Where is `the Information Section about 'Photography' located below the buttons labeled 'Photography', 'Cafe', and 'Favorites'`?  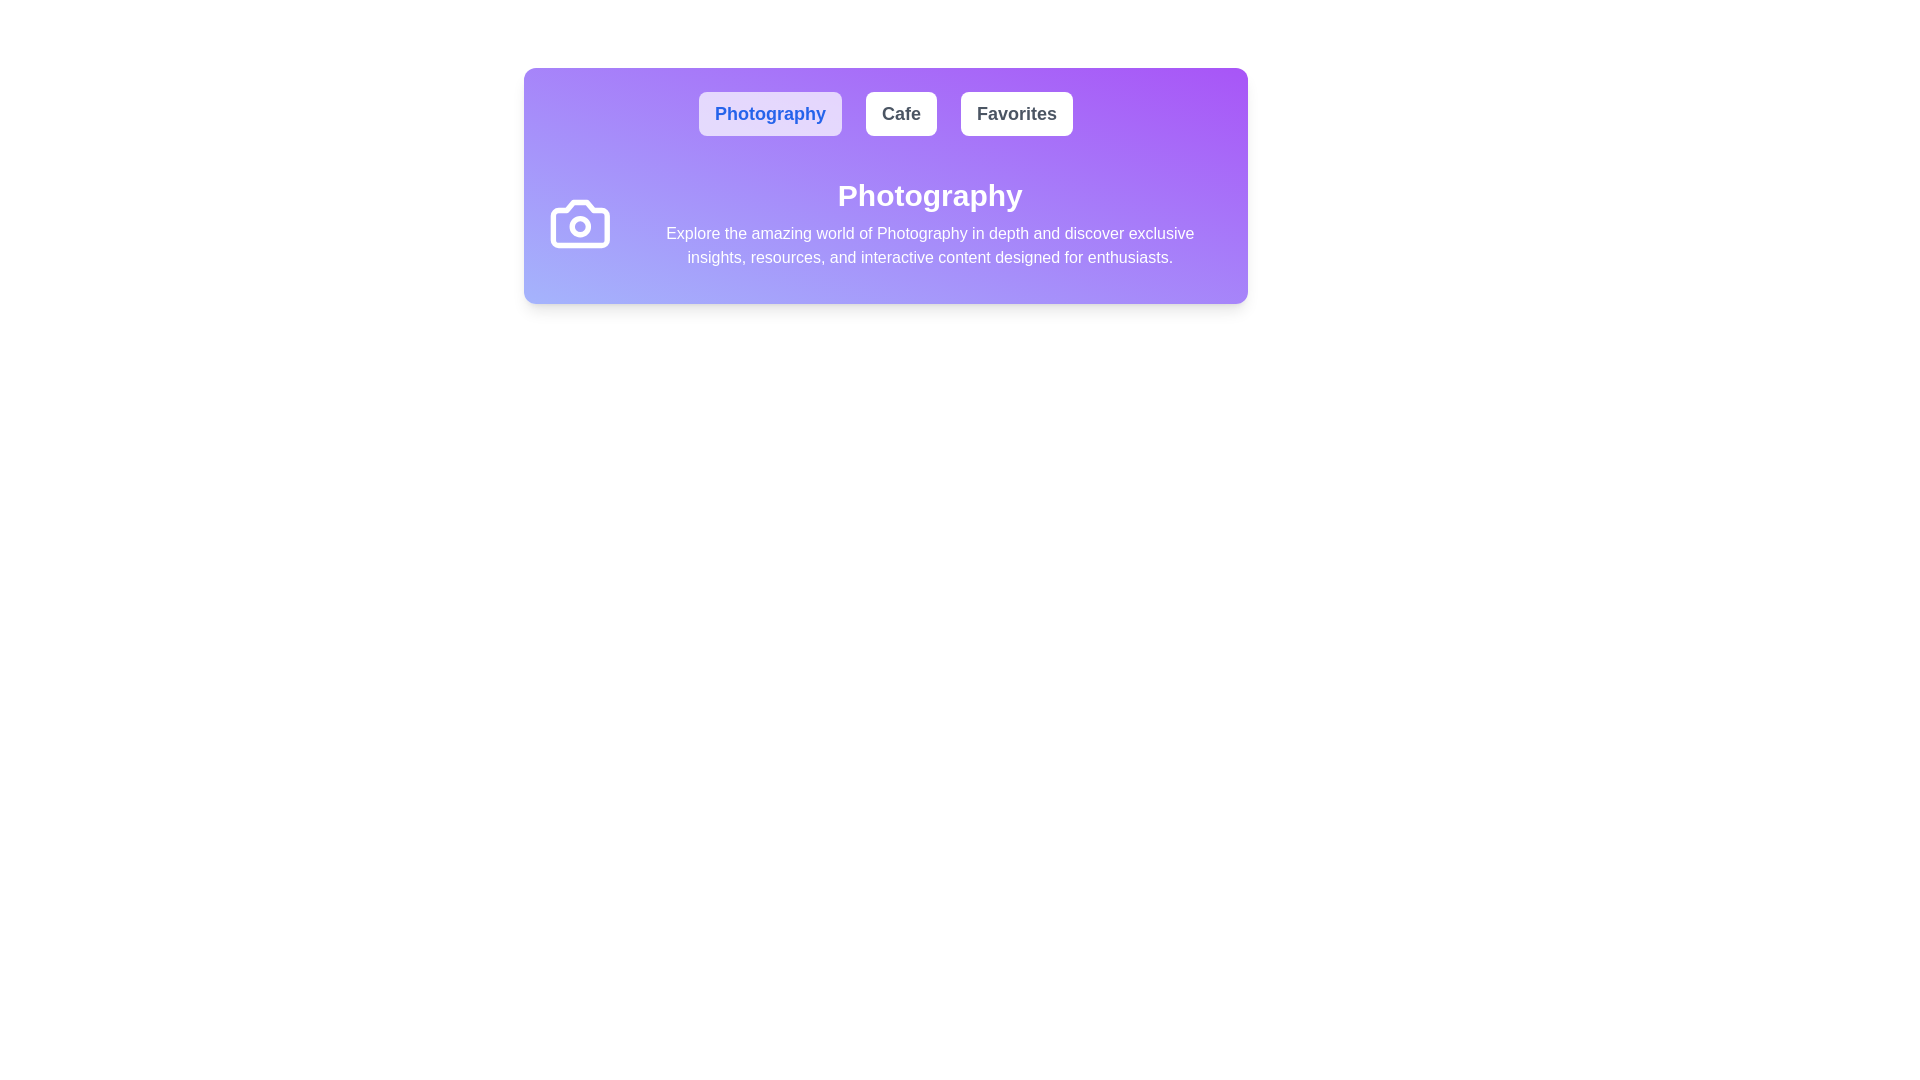 the Information Section about 'Photography' located below the buttons labeled 'Photography', 'Cafe', and 'Favorites' is located at coordinates (885, 223).